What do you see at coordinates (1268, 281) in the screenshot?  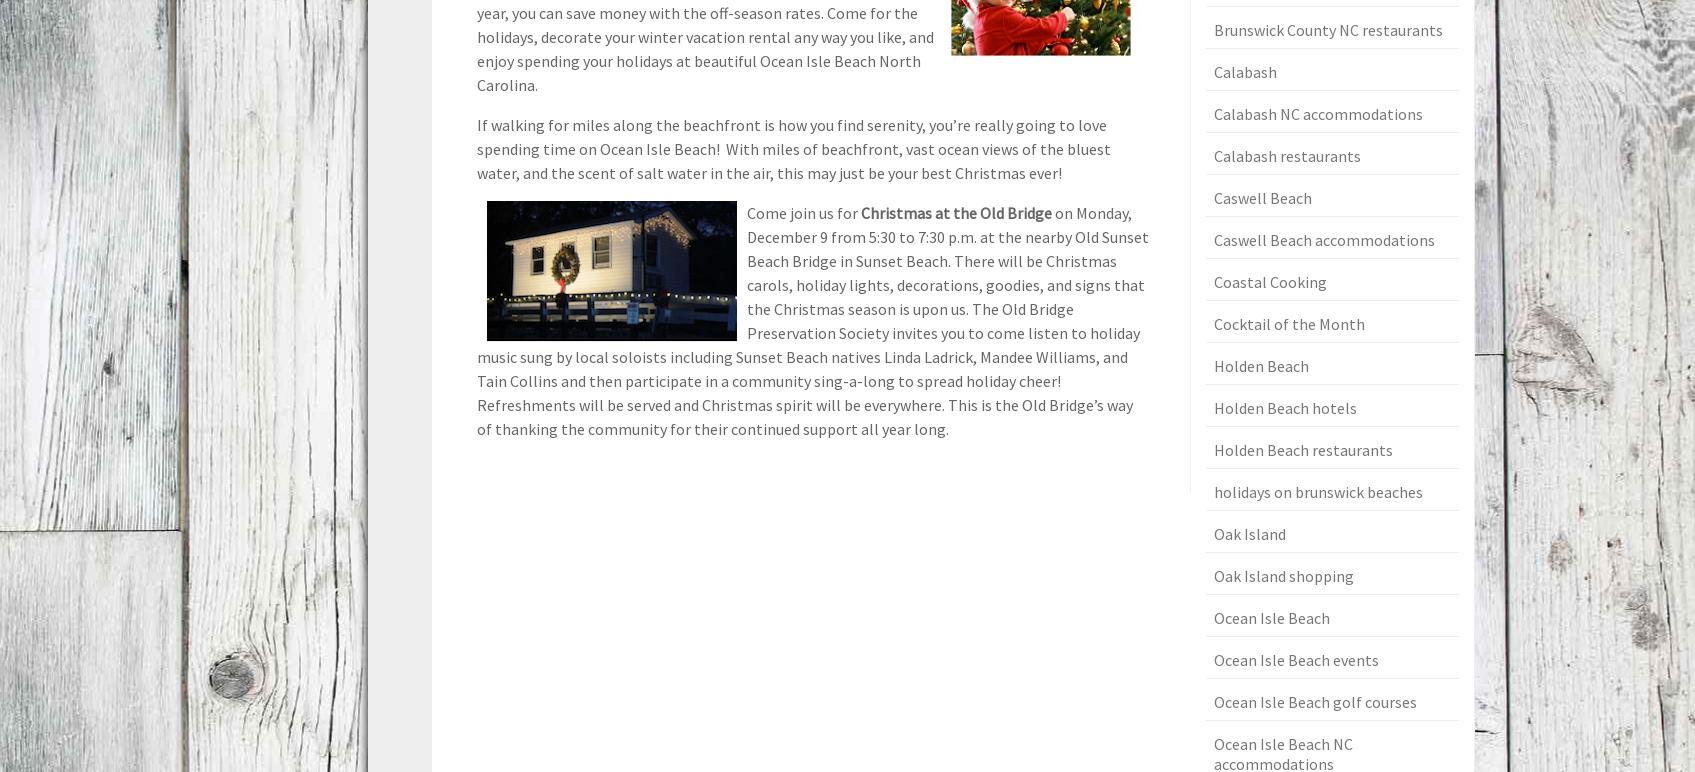 I see `'Coastal Cooking'` at bounding box center [1268, 281].